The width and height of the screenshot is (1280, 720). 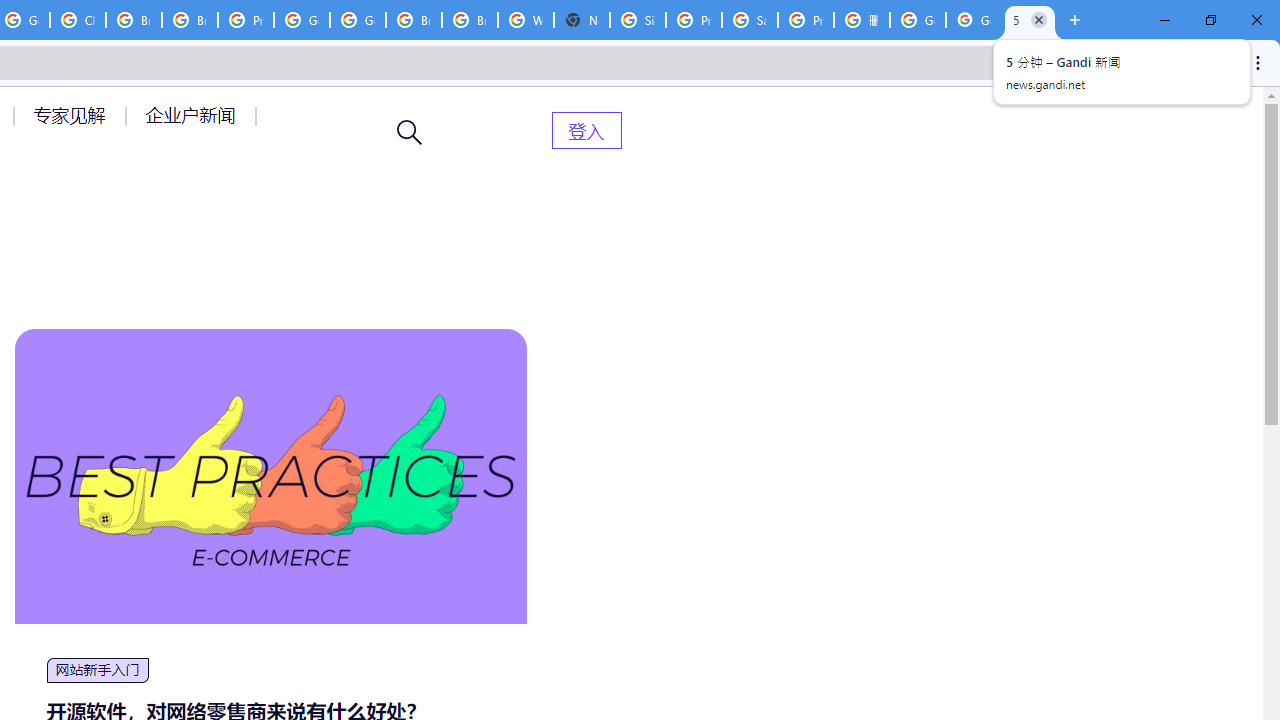 What do you see at coordinates (301, 20) in the screenshot?
I see `'Google Cloud Platform'` at bounding box center [301, 20].